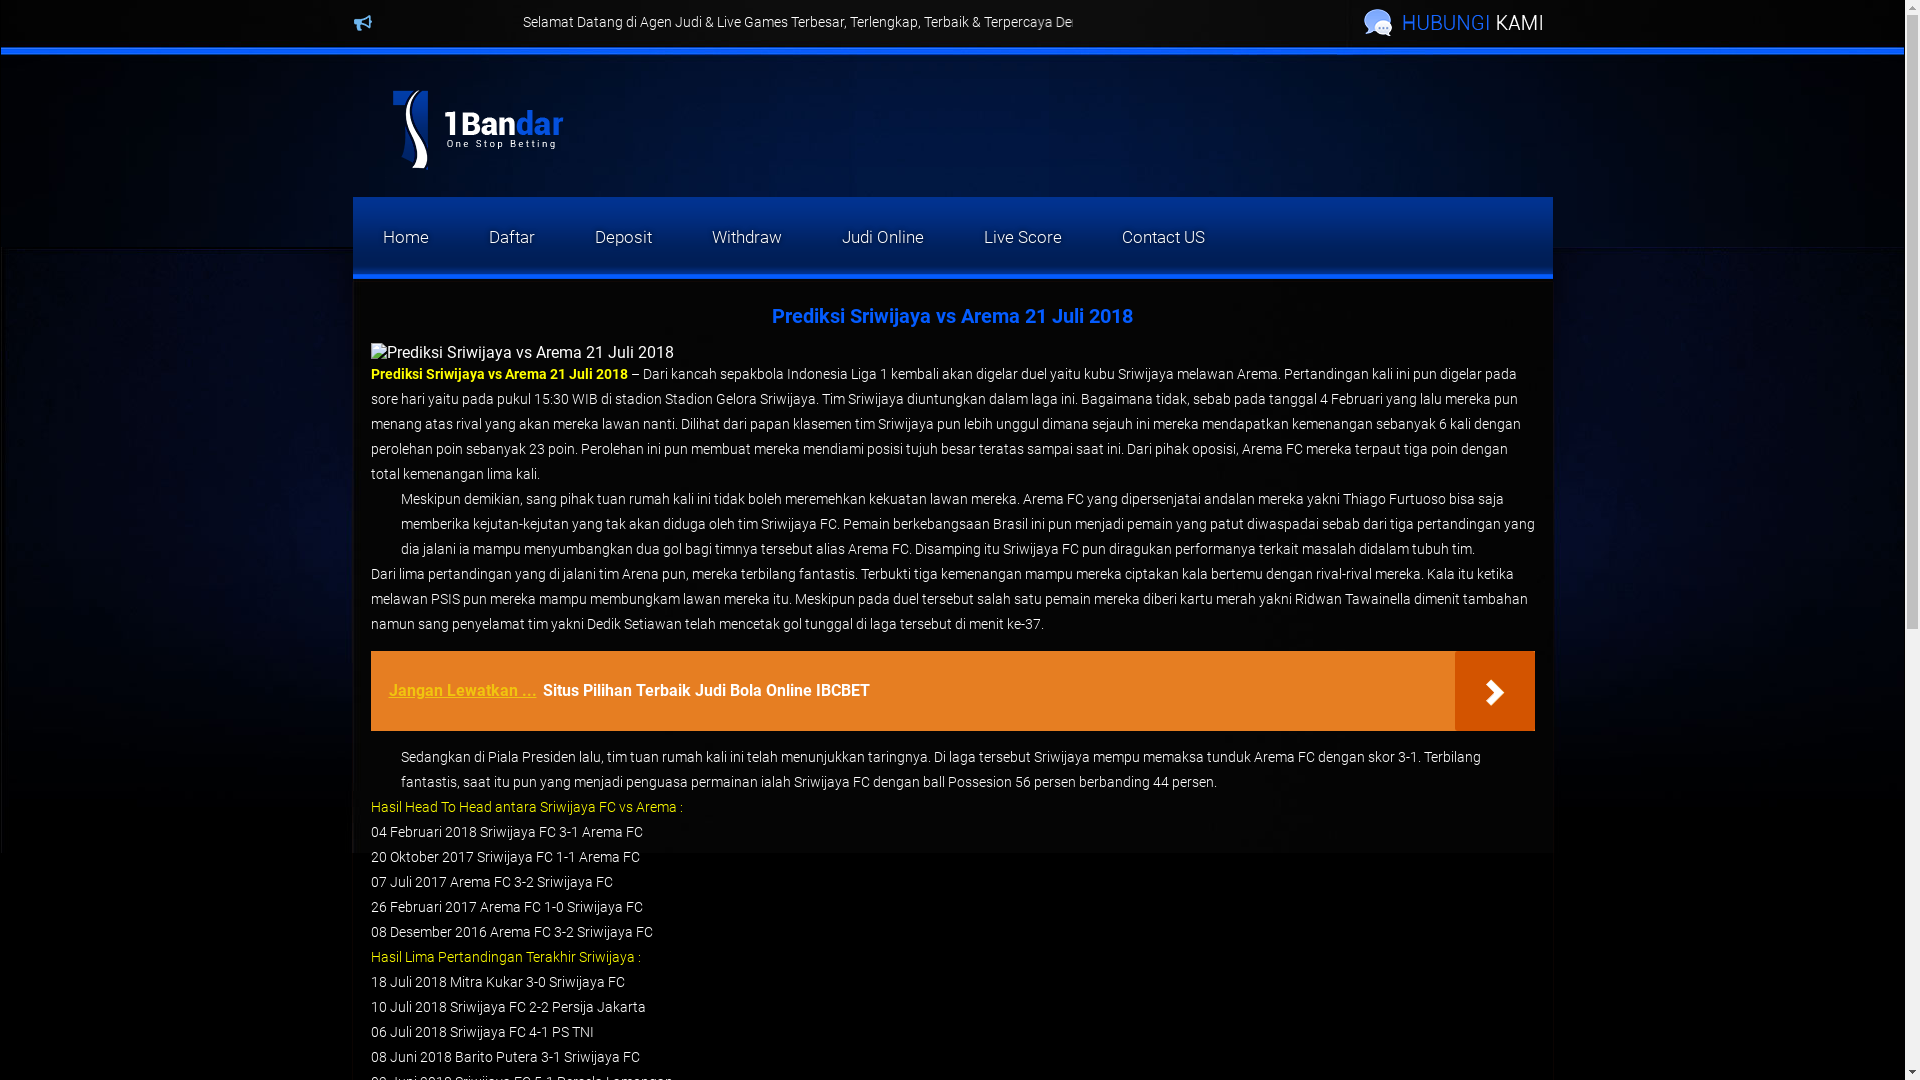 The width and height of the screenshot is (1920, 1080). Describe the element at coordinates (1163, 235) in the screenshot. I see `'Contact US'` at that location.